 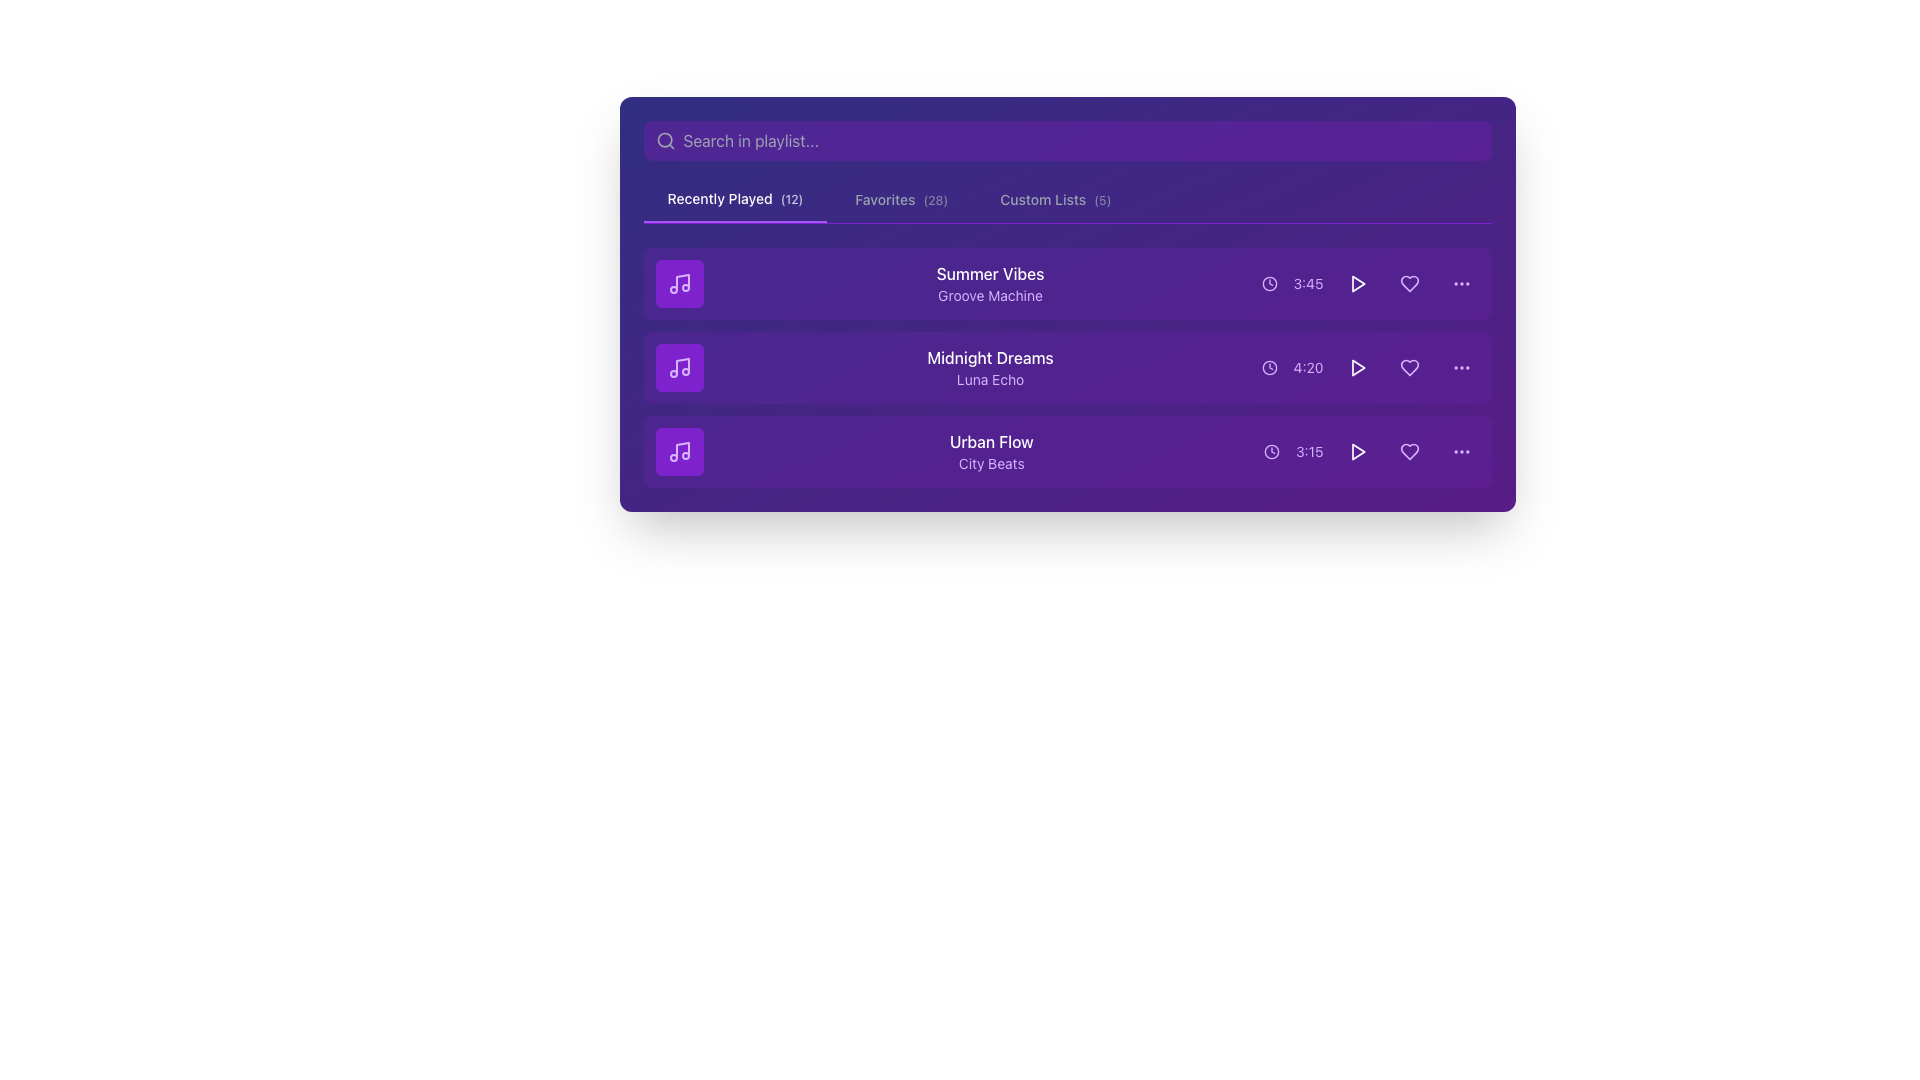 What do you see at coordinates (1357, 451) in the screenshot?
I see `the play button with a circular purple background and a white triangular play icon, located in the 'Urban Flow' row under 'Recently Played'` at bounding box center [1357, 451].